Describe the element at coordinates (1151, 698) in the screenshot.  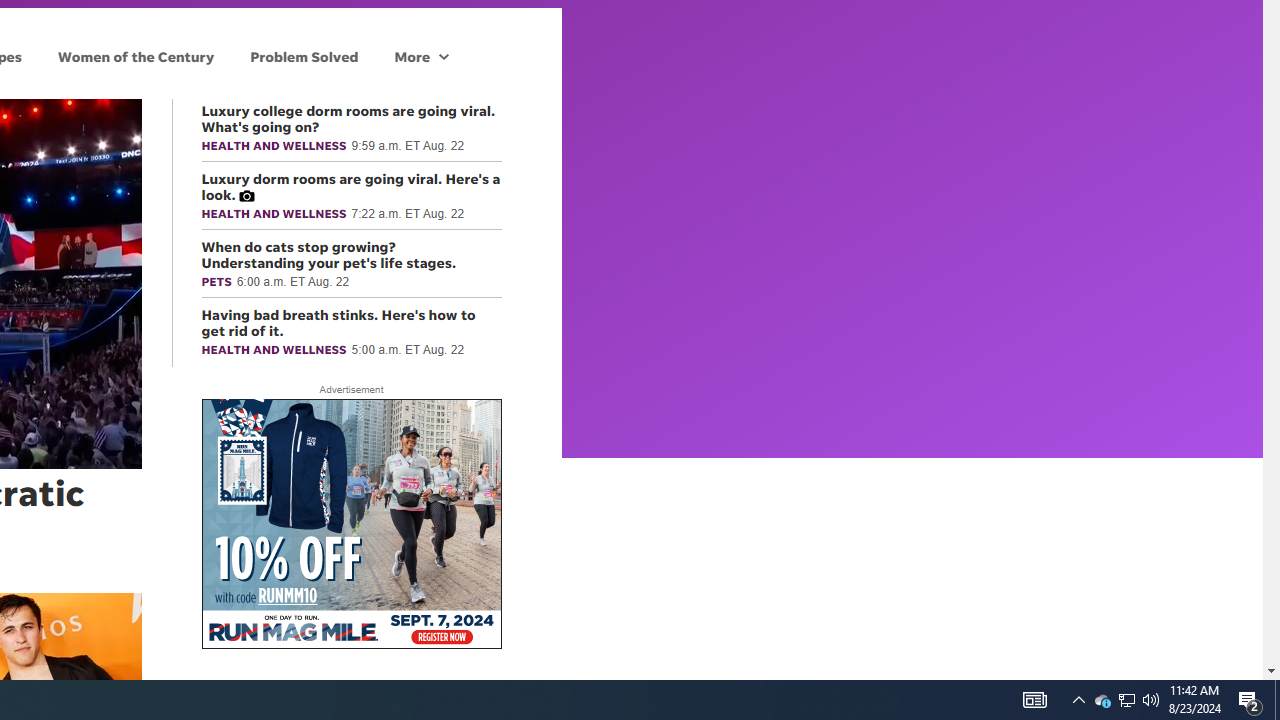
I see `'User Promoted Notification Area'` at that location.